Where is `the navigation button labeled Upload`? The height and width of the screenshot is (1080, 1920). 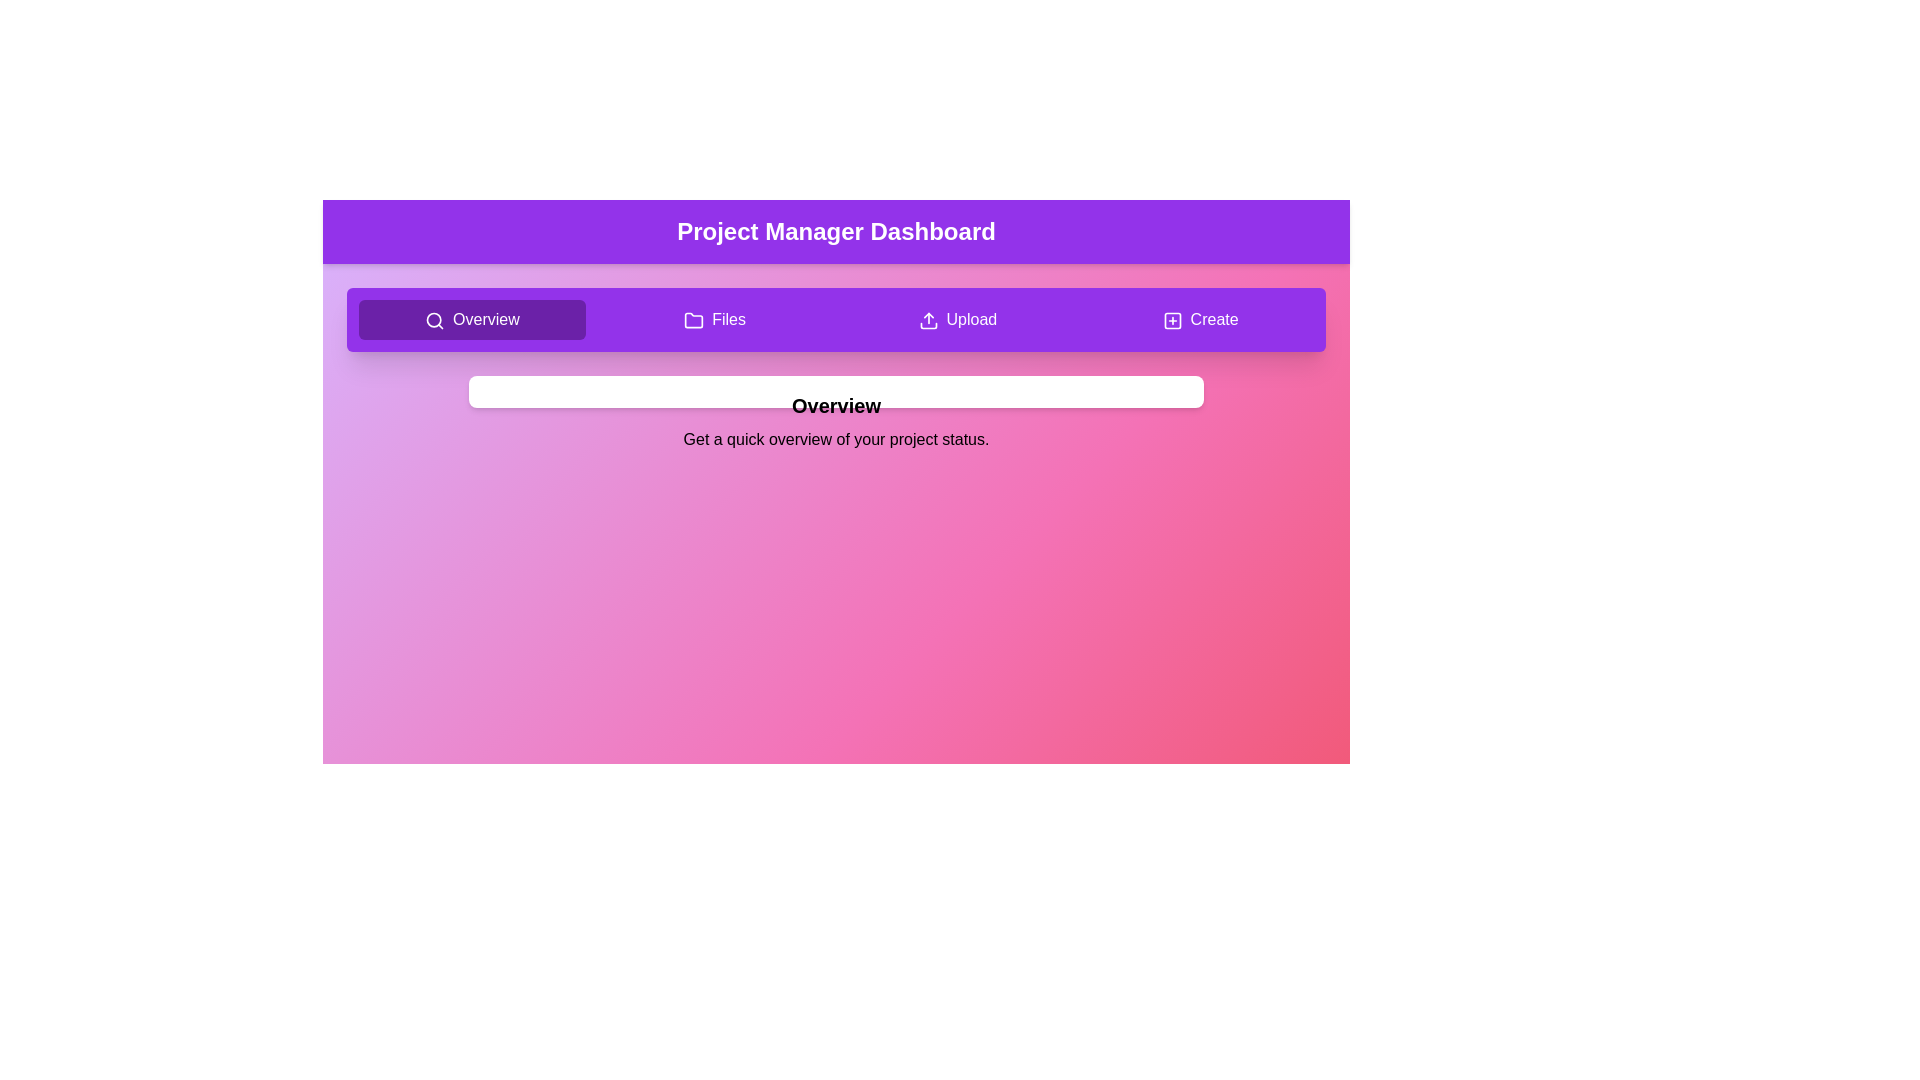
the navigation button labeled Upload is located at coordinates (956, 319).